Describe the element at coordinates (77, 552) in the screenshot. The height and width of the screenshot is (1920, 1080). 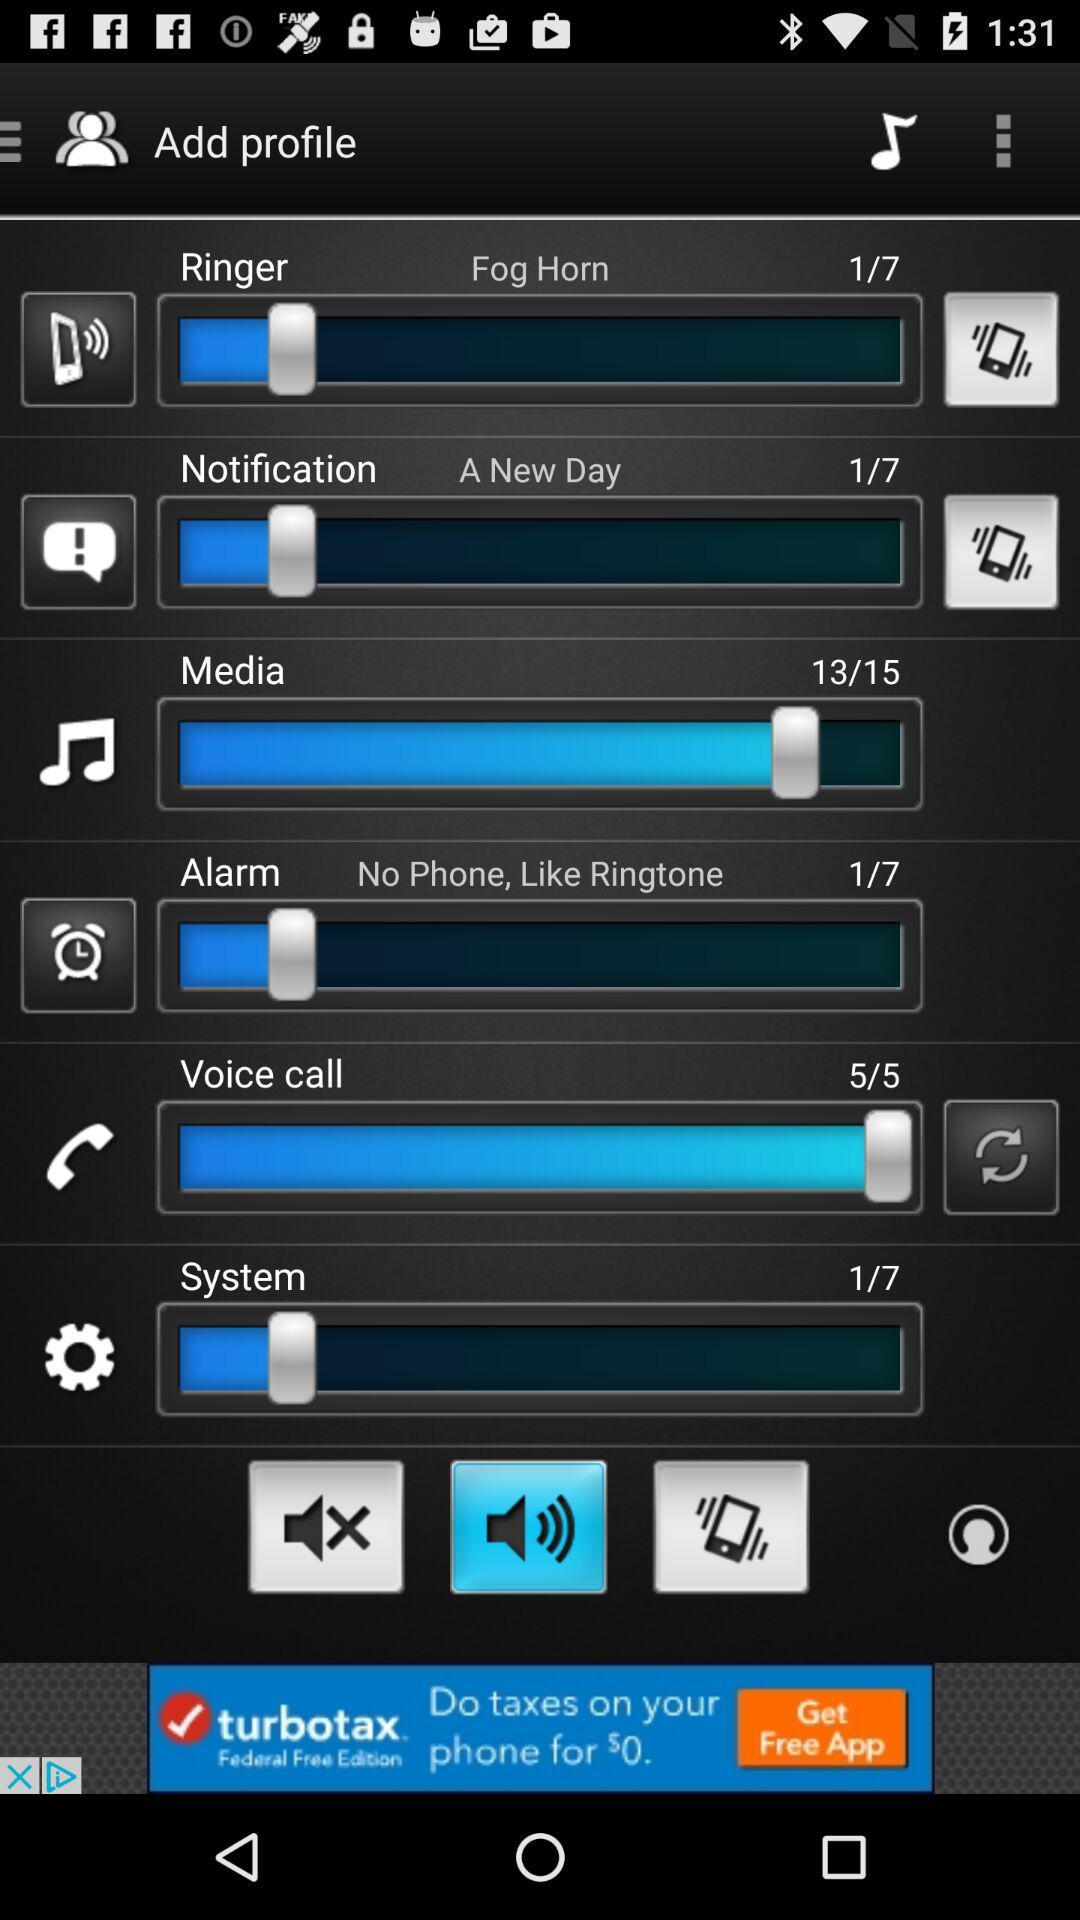
I see `text notification options` at that location.